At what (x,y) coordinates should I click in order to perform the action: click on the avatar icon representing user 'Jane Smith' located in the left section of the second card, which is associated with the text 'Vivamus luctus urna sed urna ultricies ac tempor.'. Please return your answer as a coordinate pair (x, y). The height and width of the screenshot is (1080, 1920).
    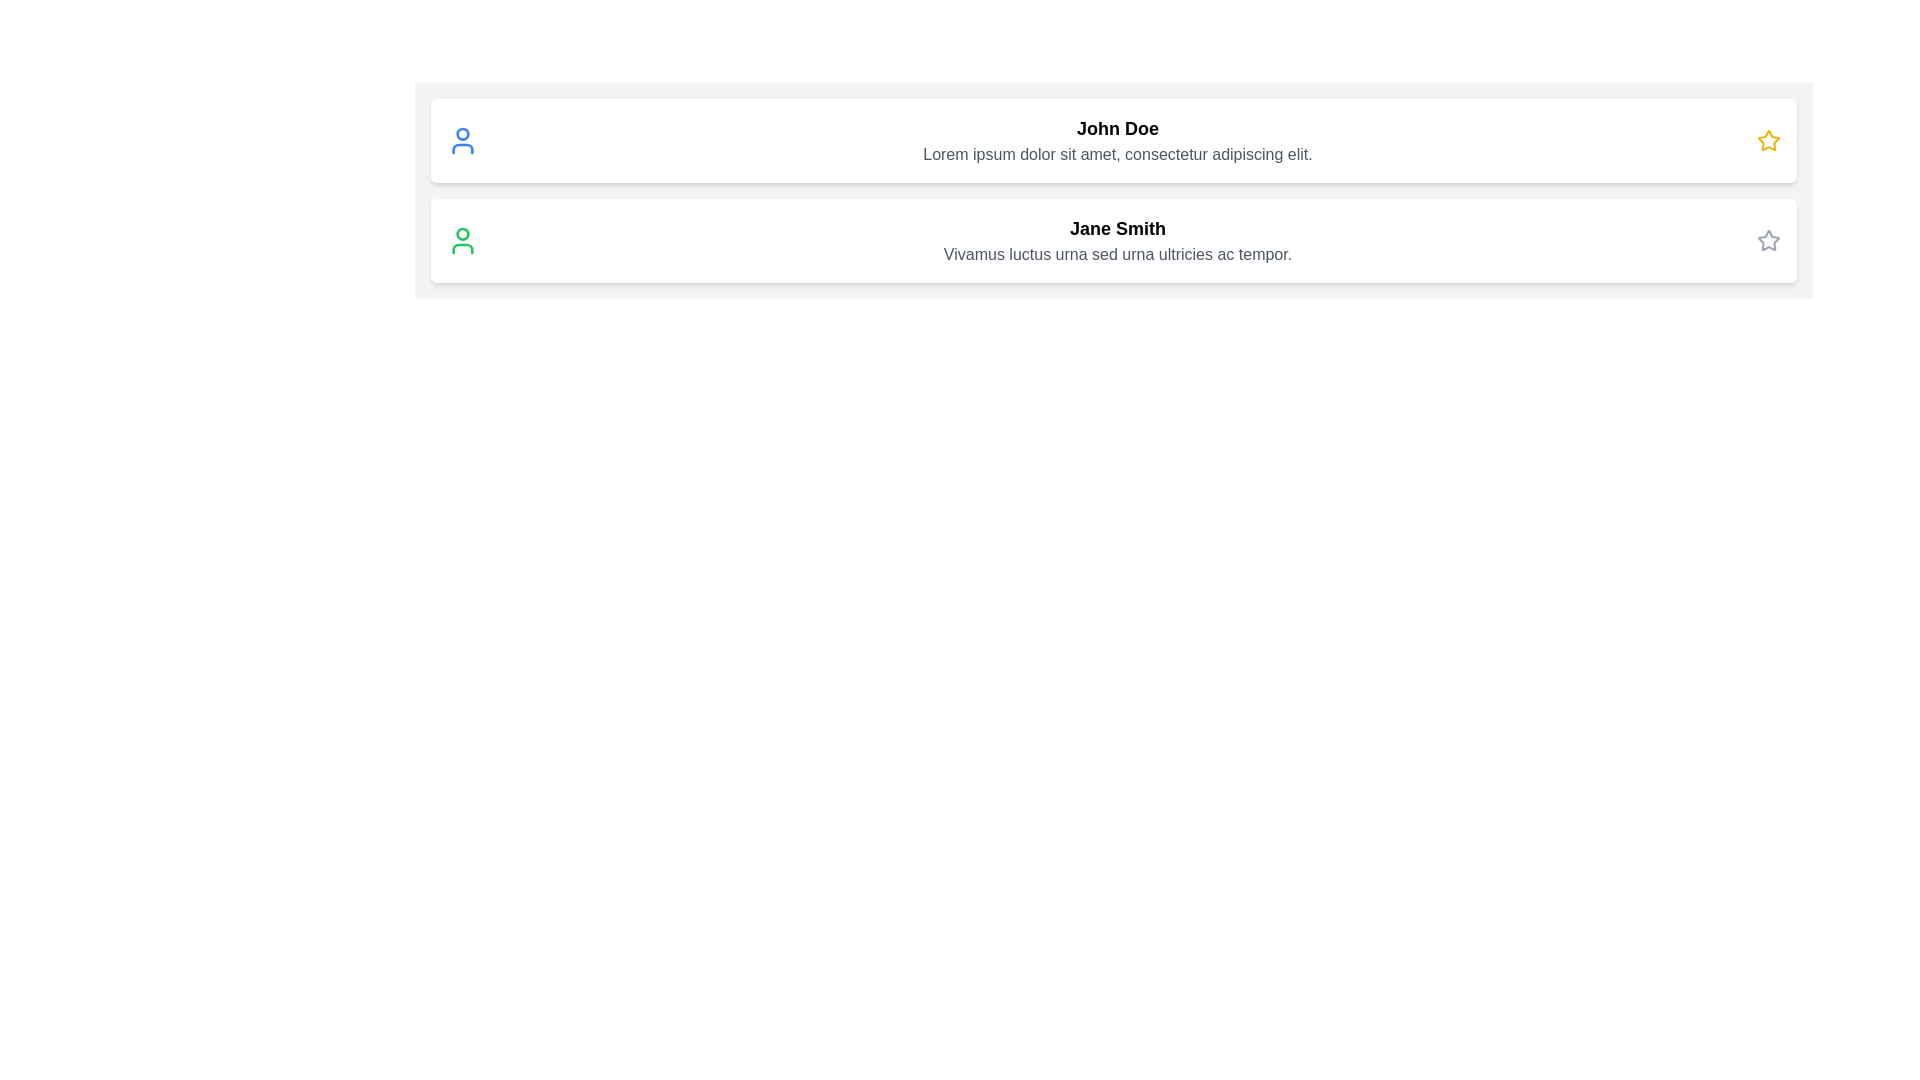
    Looking at the image, I should click on (461, 239).